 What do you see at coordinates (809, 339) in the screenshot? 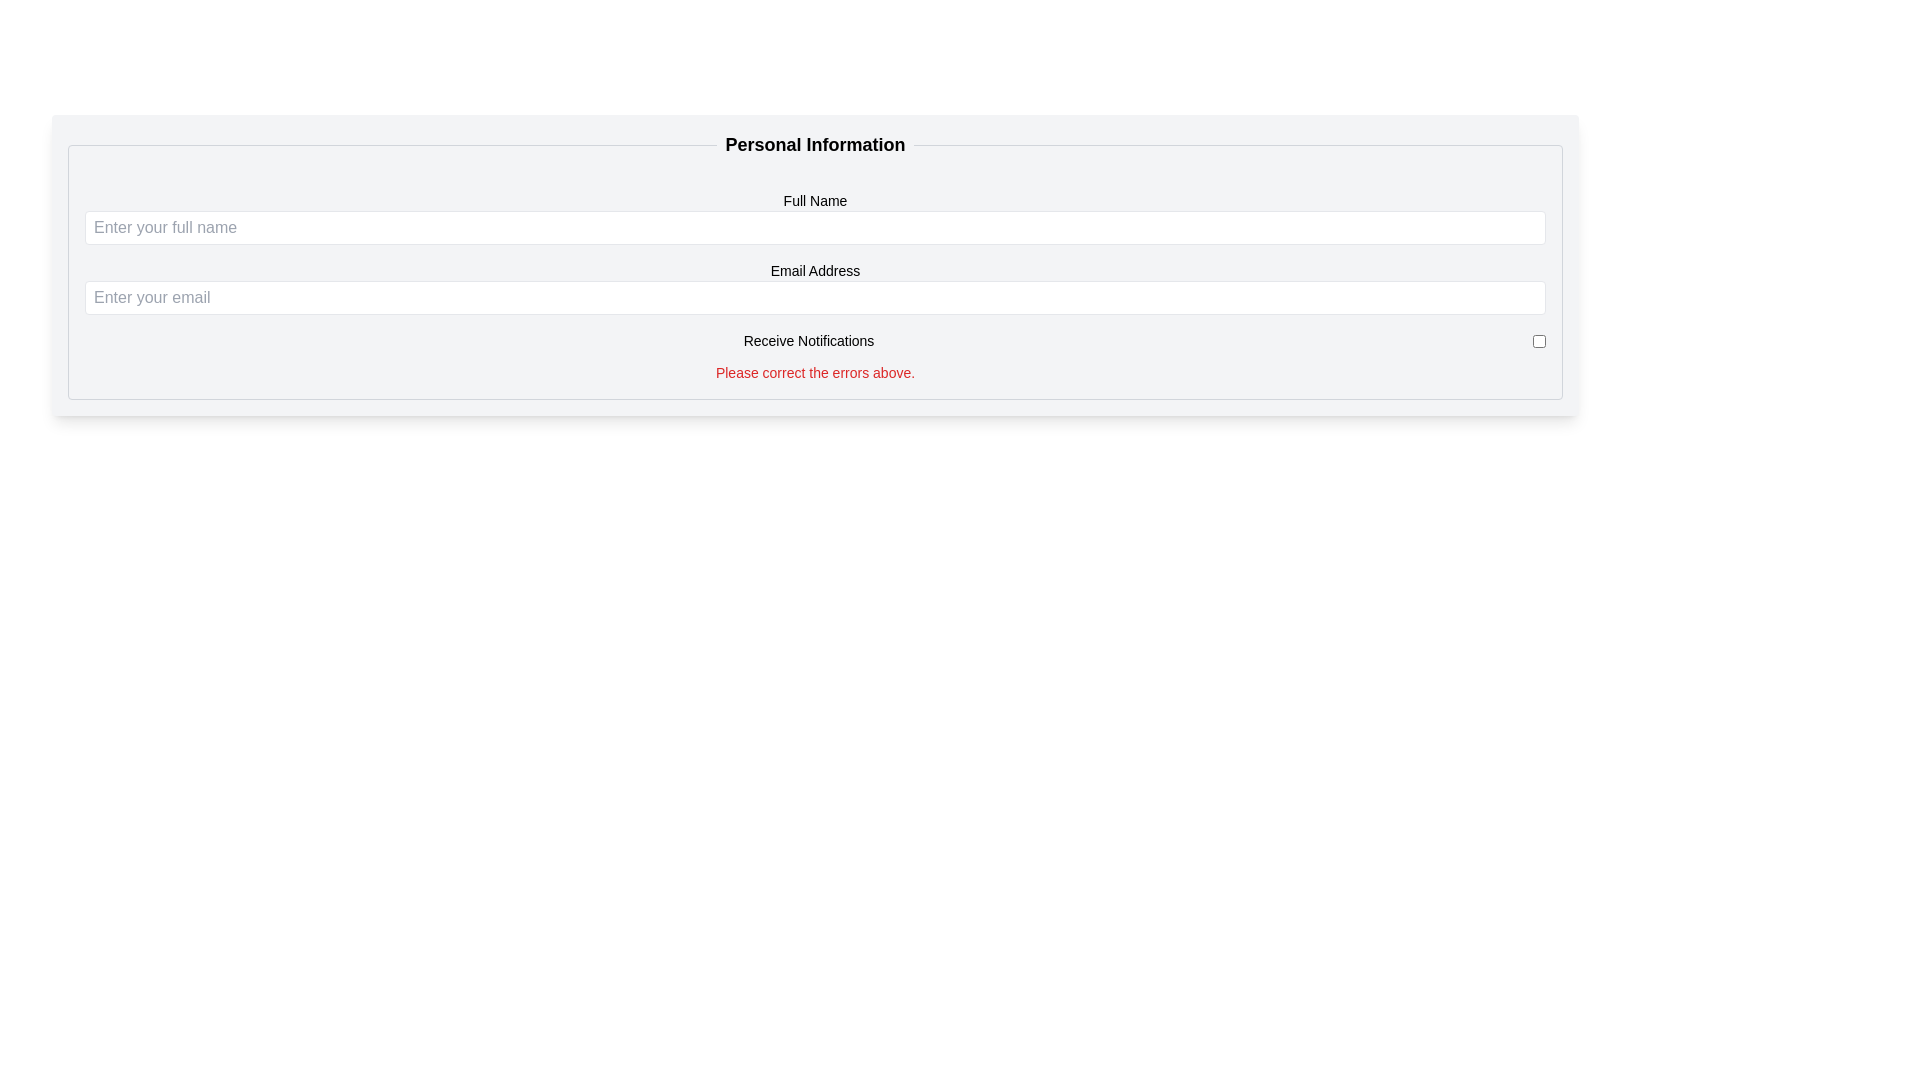
I see `the label that describes the adjacent checkbox, which is located in the third row of the form fields and is left-aligned` at bounding box center [809, 339].